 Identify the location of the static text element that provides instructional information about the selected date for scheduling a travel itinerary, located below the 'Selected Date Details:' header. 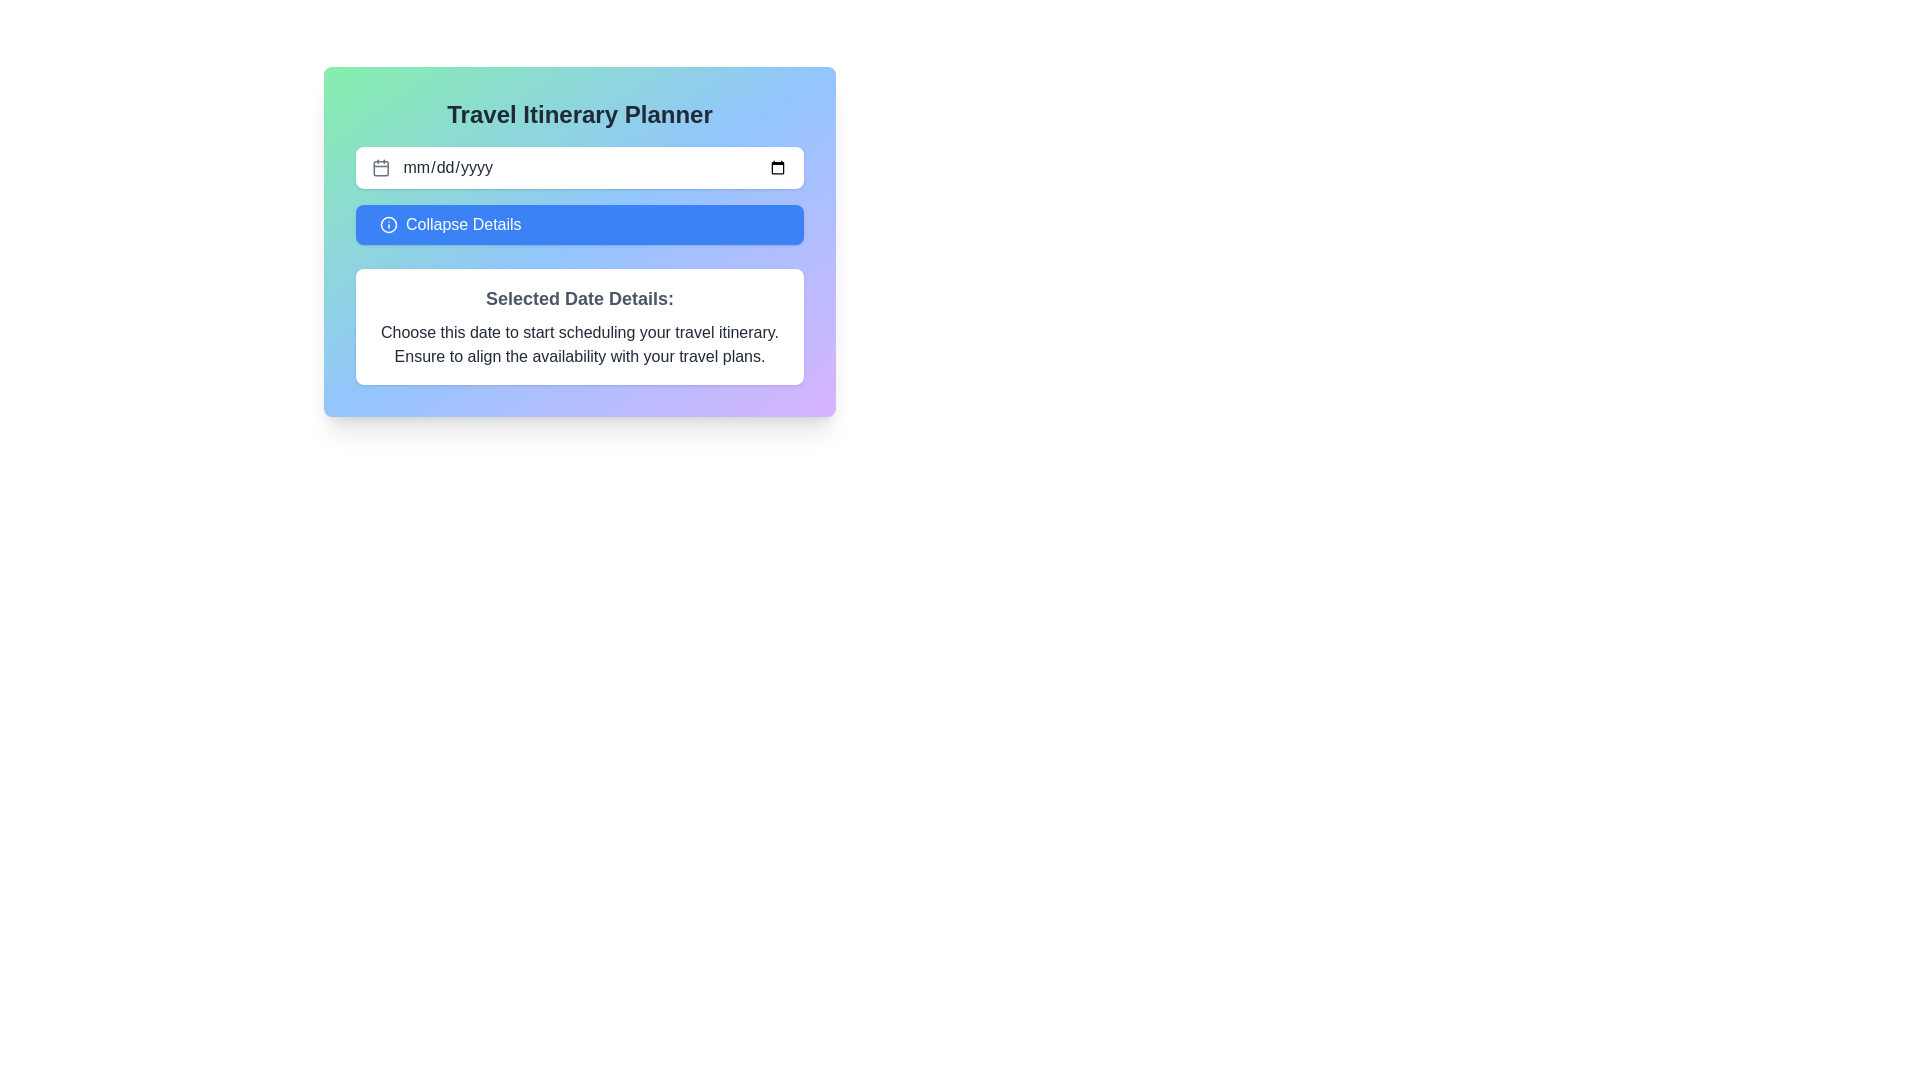
(579, 343).